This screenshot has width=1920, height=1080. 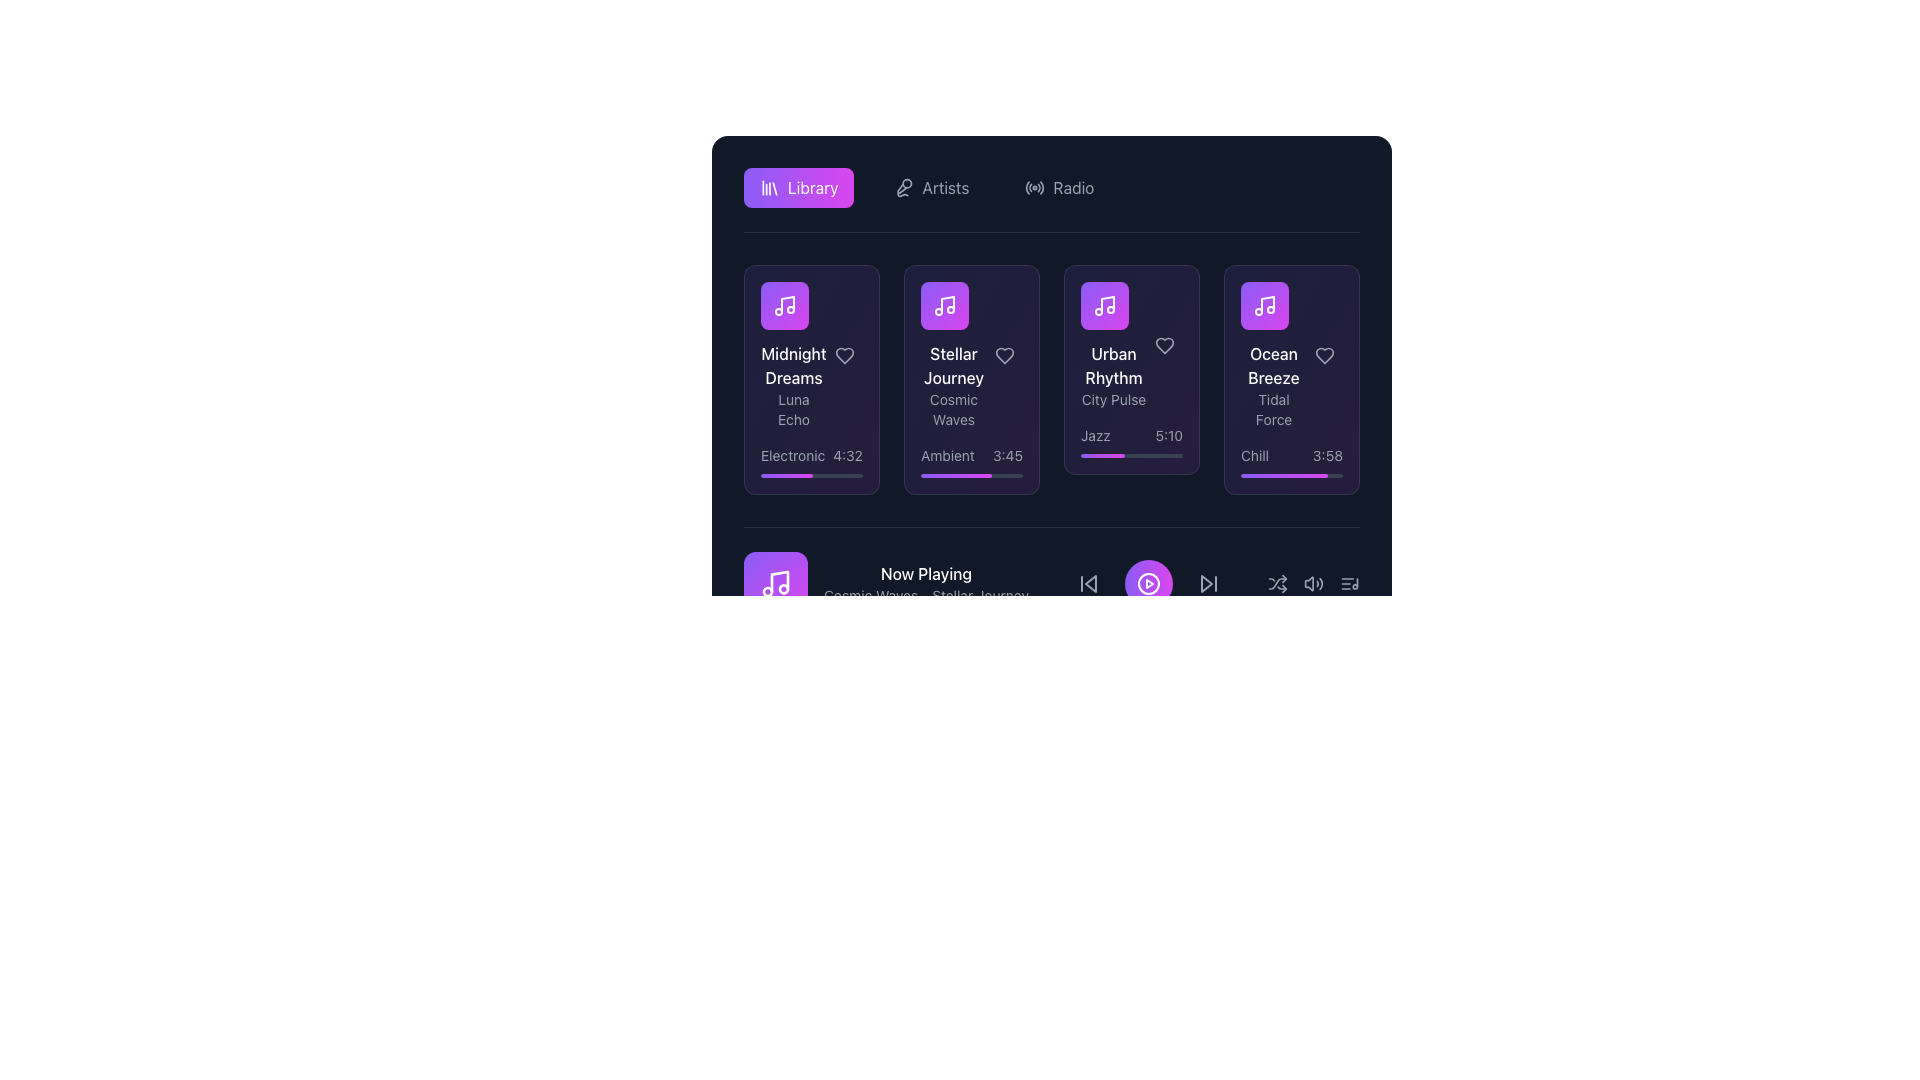 What do you see at coordinates (1254, 455) in the screenshot?
I see `the text label that reads 'Chill' located in the bottom-right corner of the 'Ocean Breeze' card` at bounding box center [1254, 455].